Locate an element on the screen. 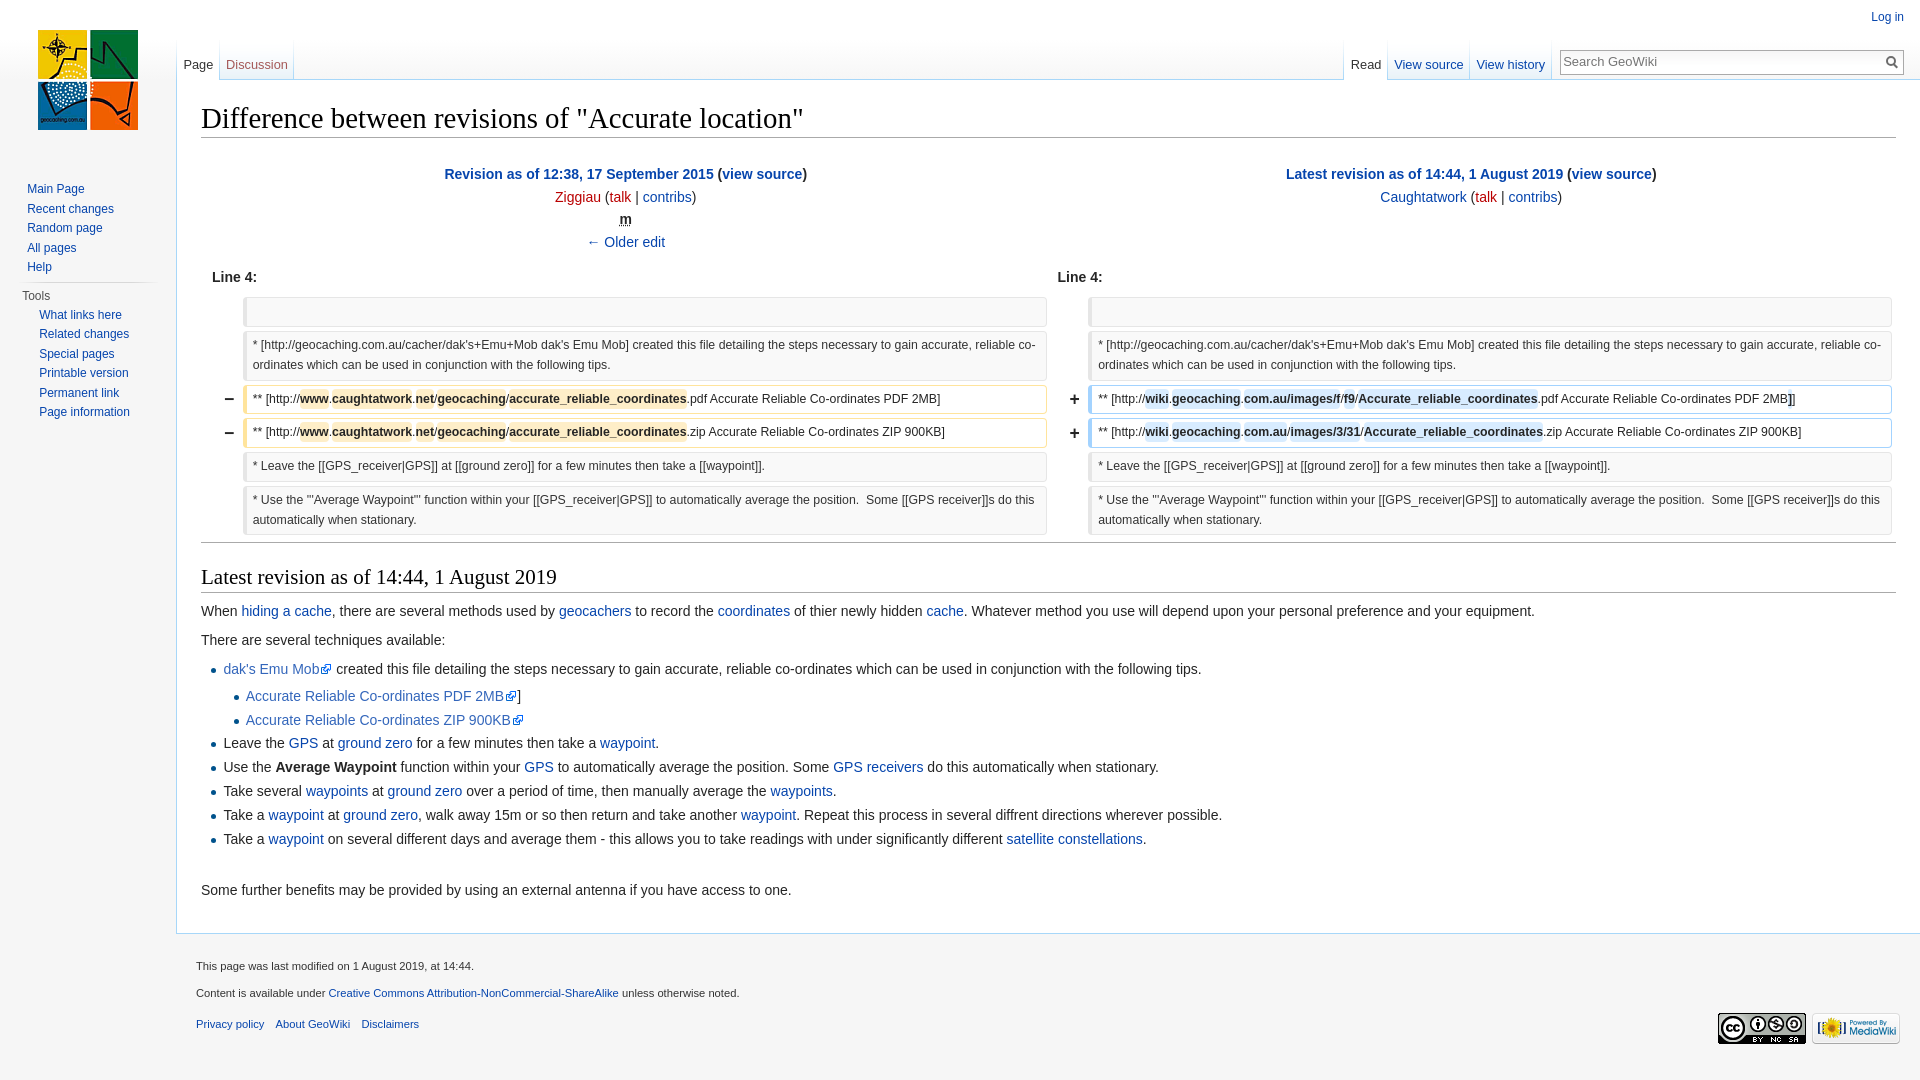 The height and width of the screenshot is (1080, 1920). 'Related changes' is located at coordinates (82, 333).